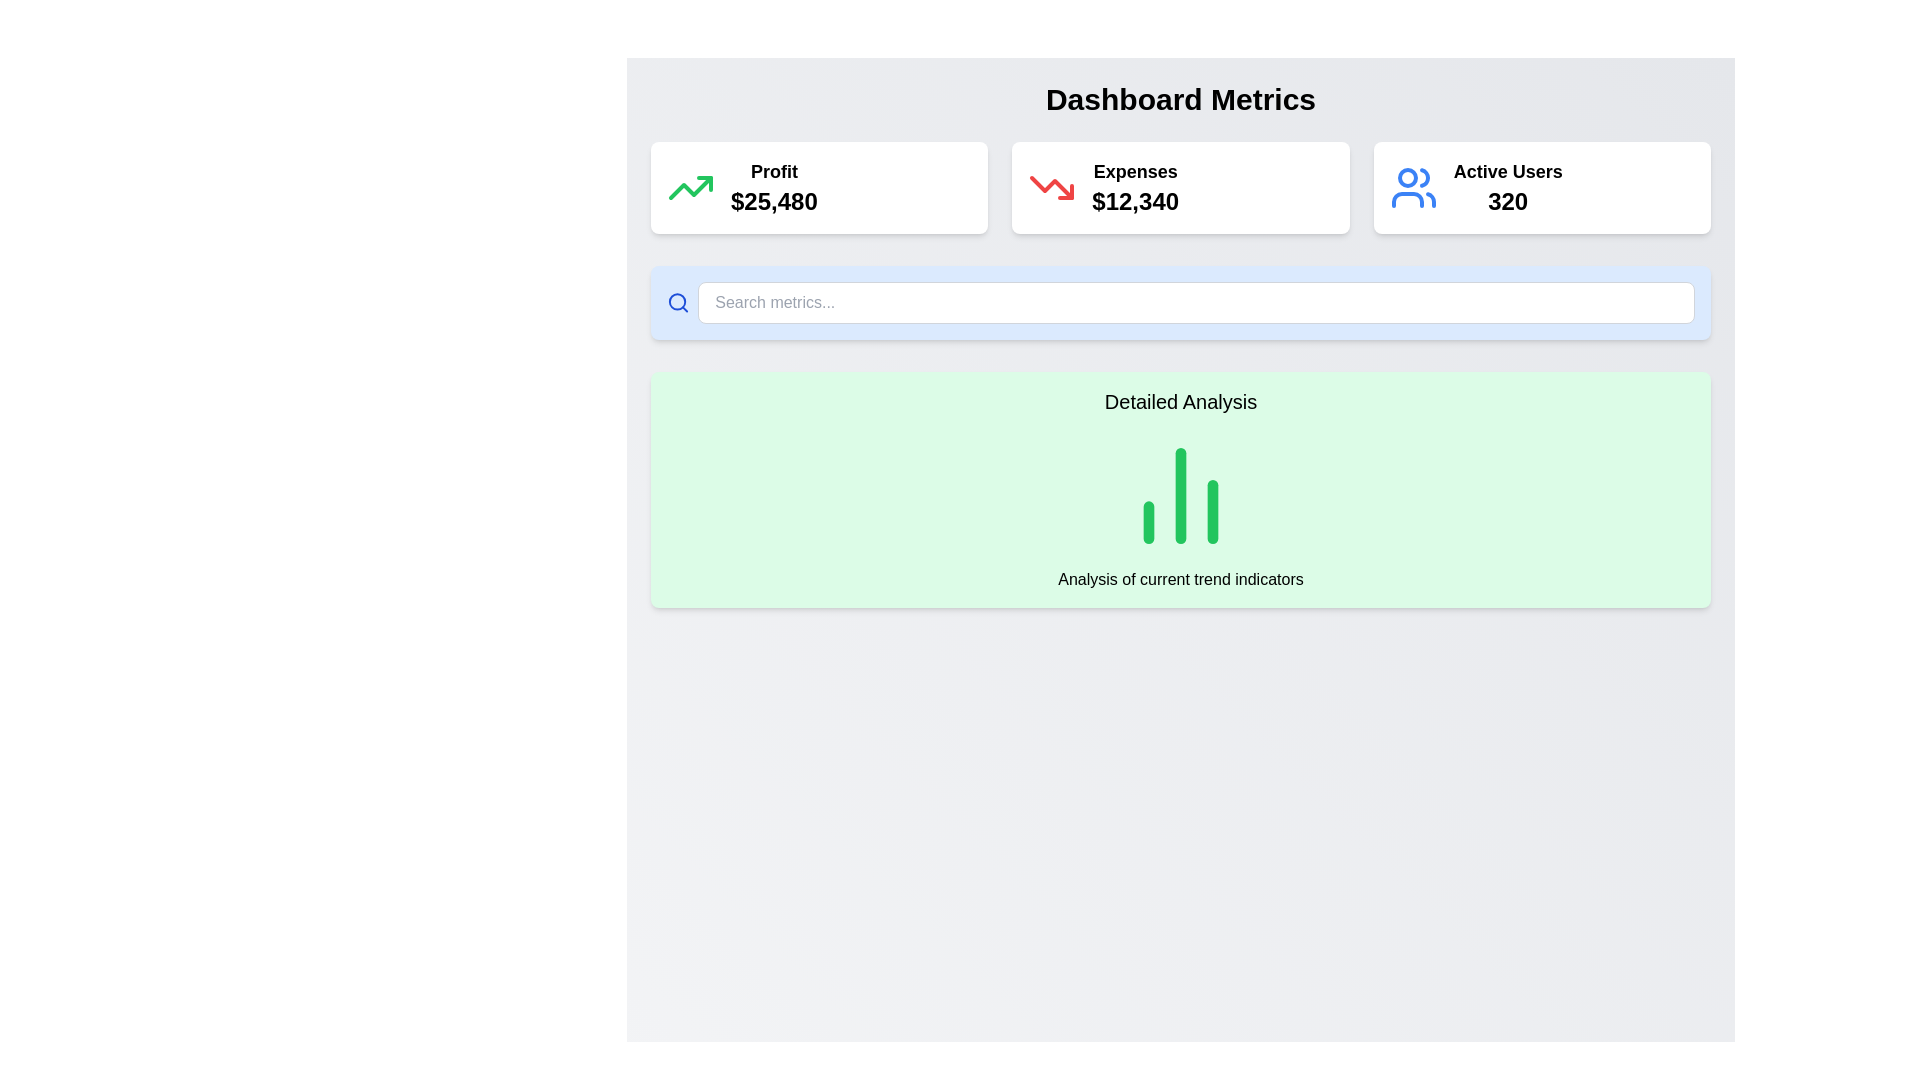 This screenshot has height=1080, width=1920. I want to click on the text display indicating the total amount of expenses located under the 'Expenses' title on the dashboard for review, so click(1135, 201).